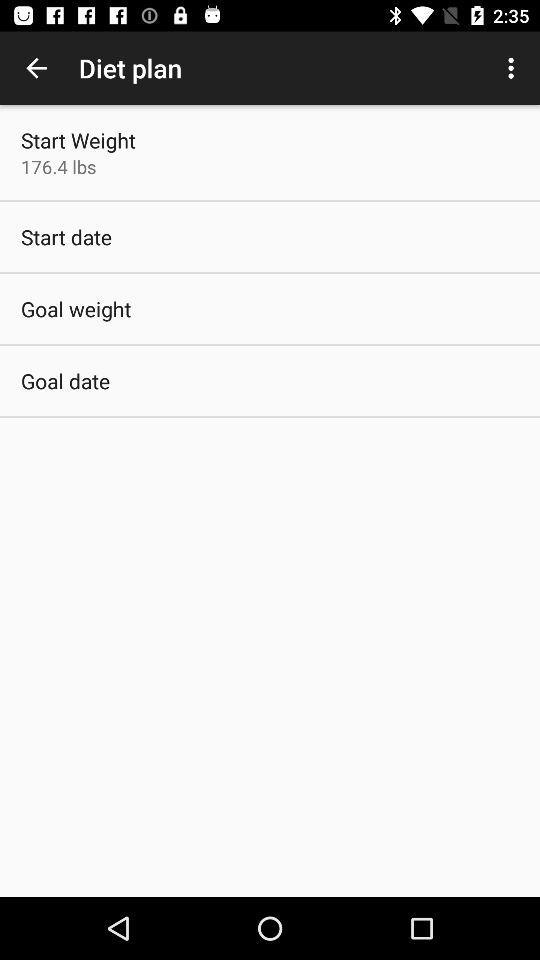 The height and width of the screenshot is (960, 540). I want to click on the start weight, so click(77, 139).